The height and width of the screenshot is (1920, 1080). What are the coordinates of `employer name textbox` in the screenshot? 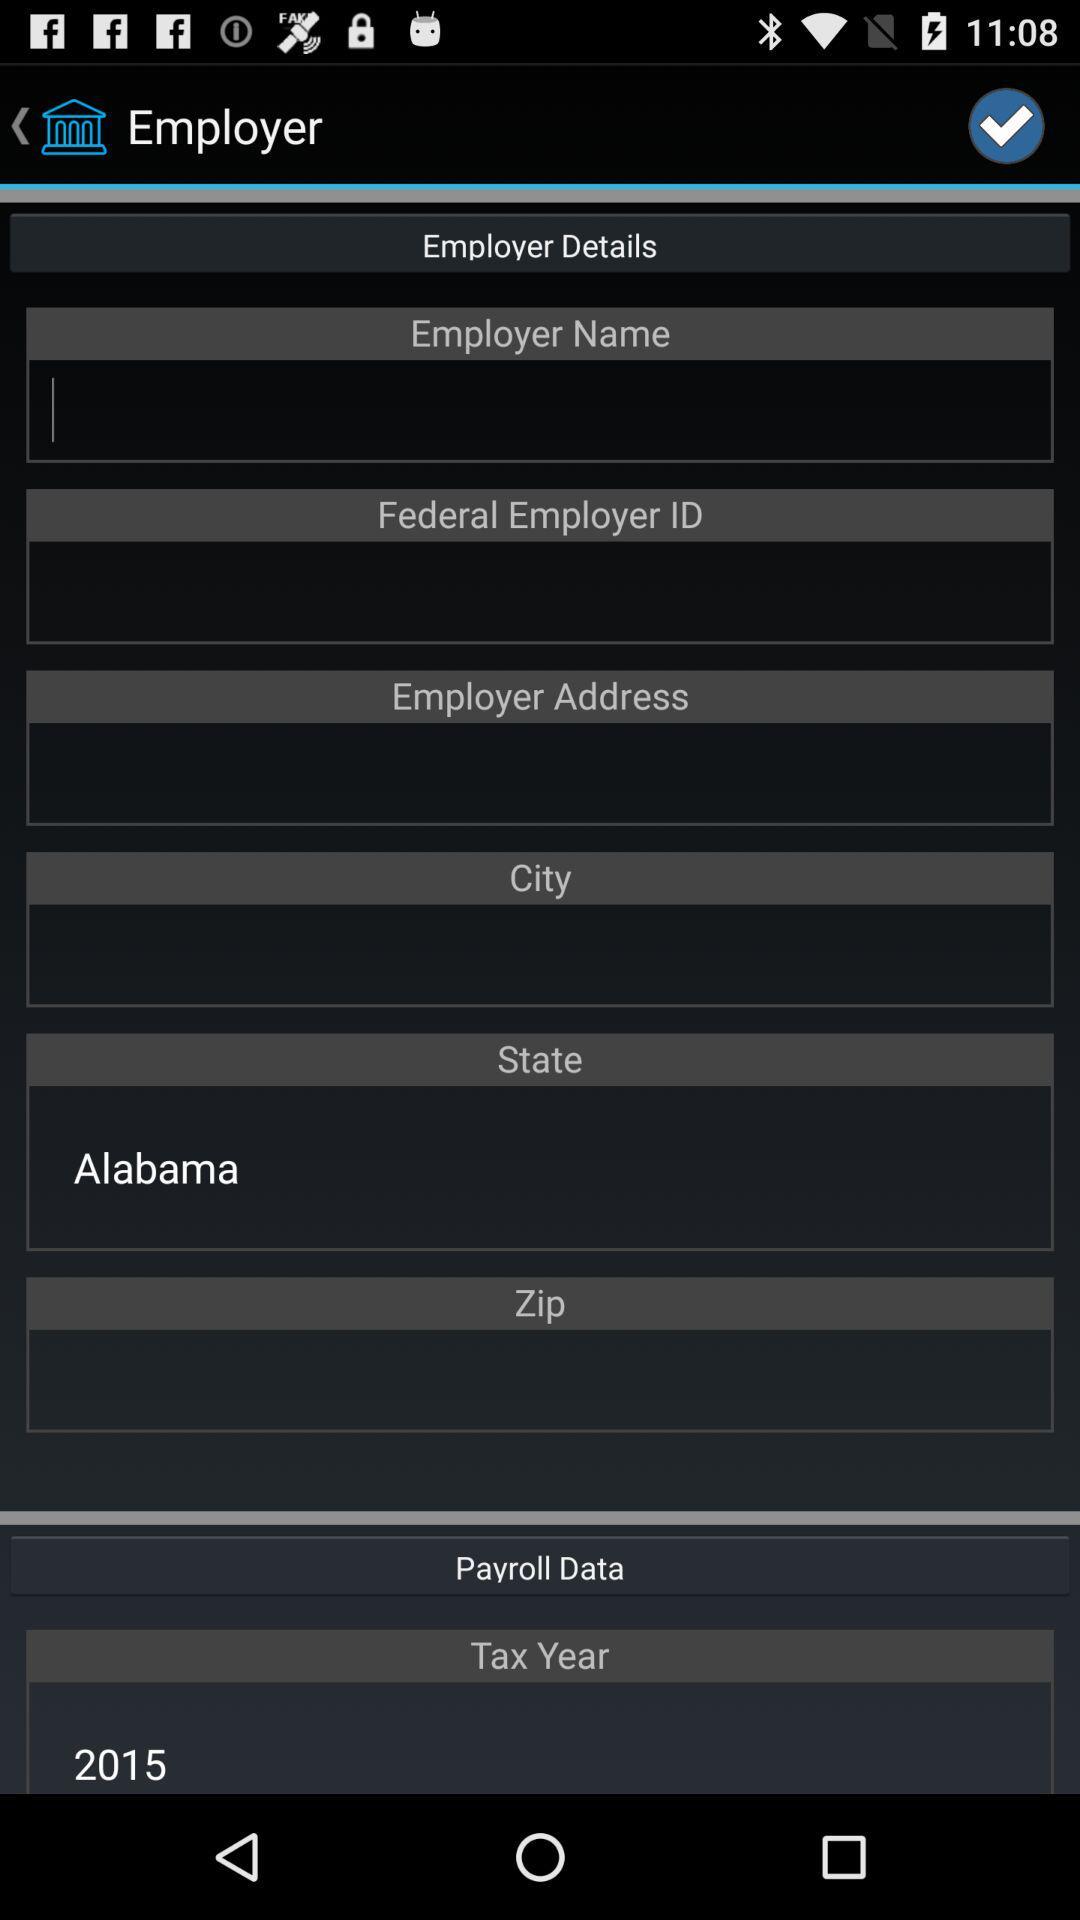 It's located at (540, 408).